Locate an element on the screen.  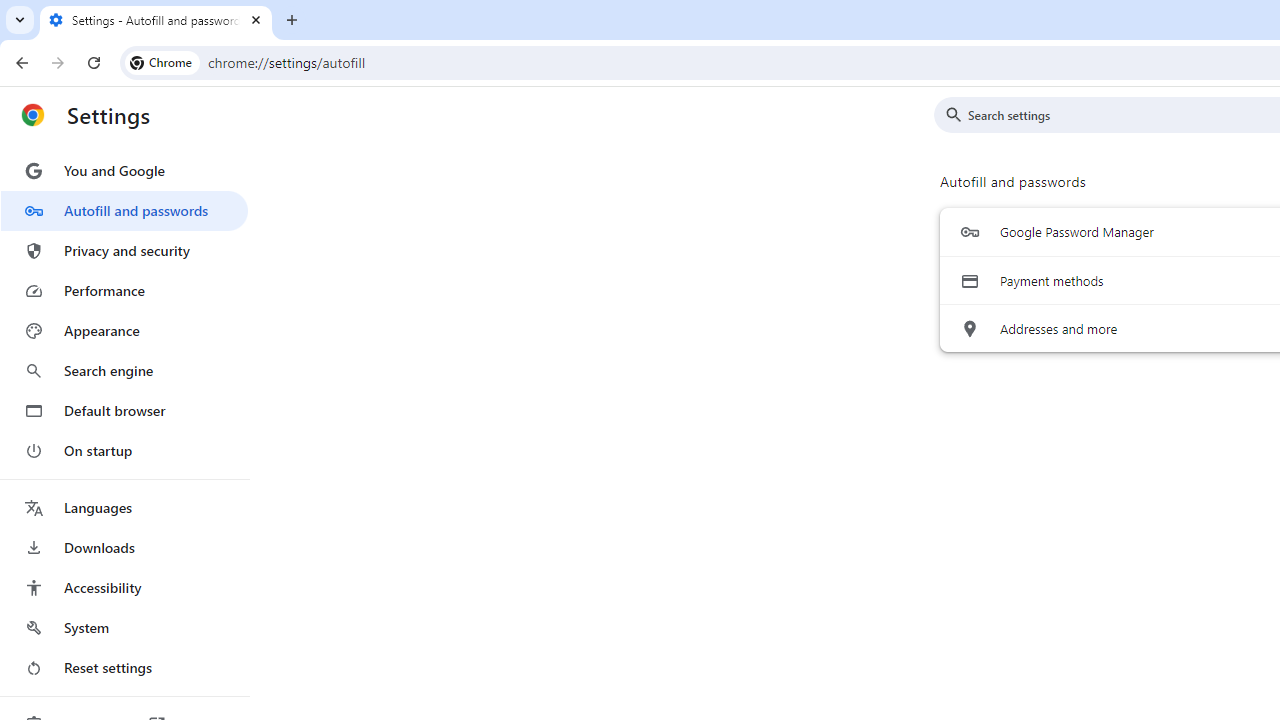
'Appearance' is located at coordinates (123, 330).